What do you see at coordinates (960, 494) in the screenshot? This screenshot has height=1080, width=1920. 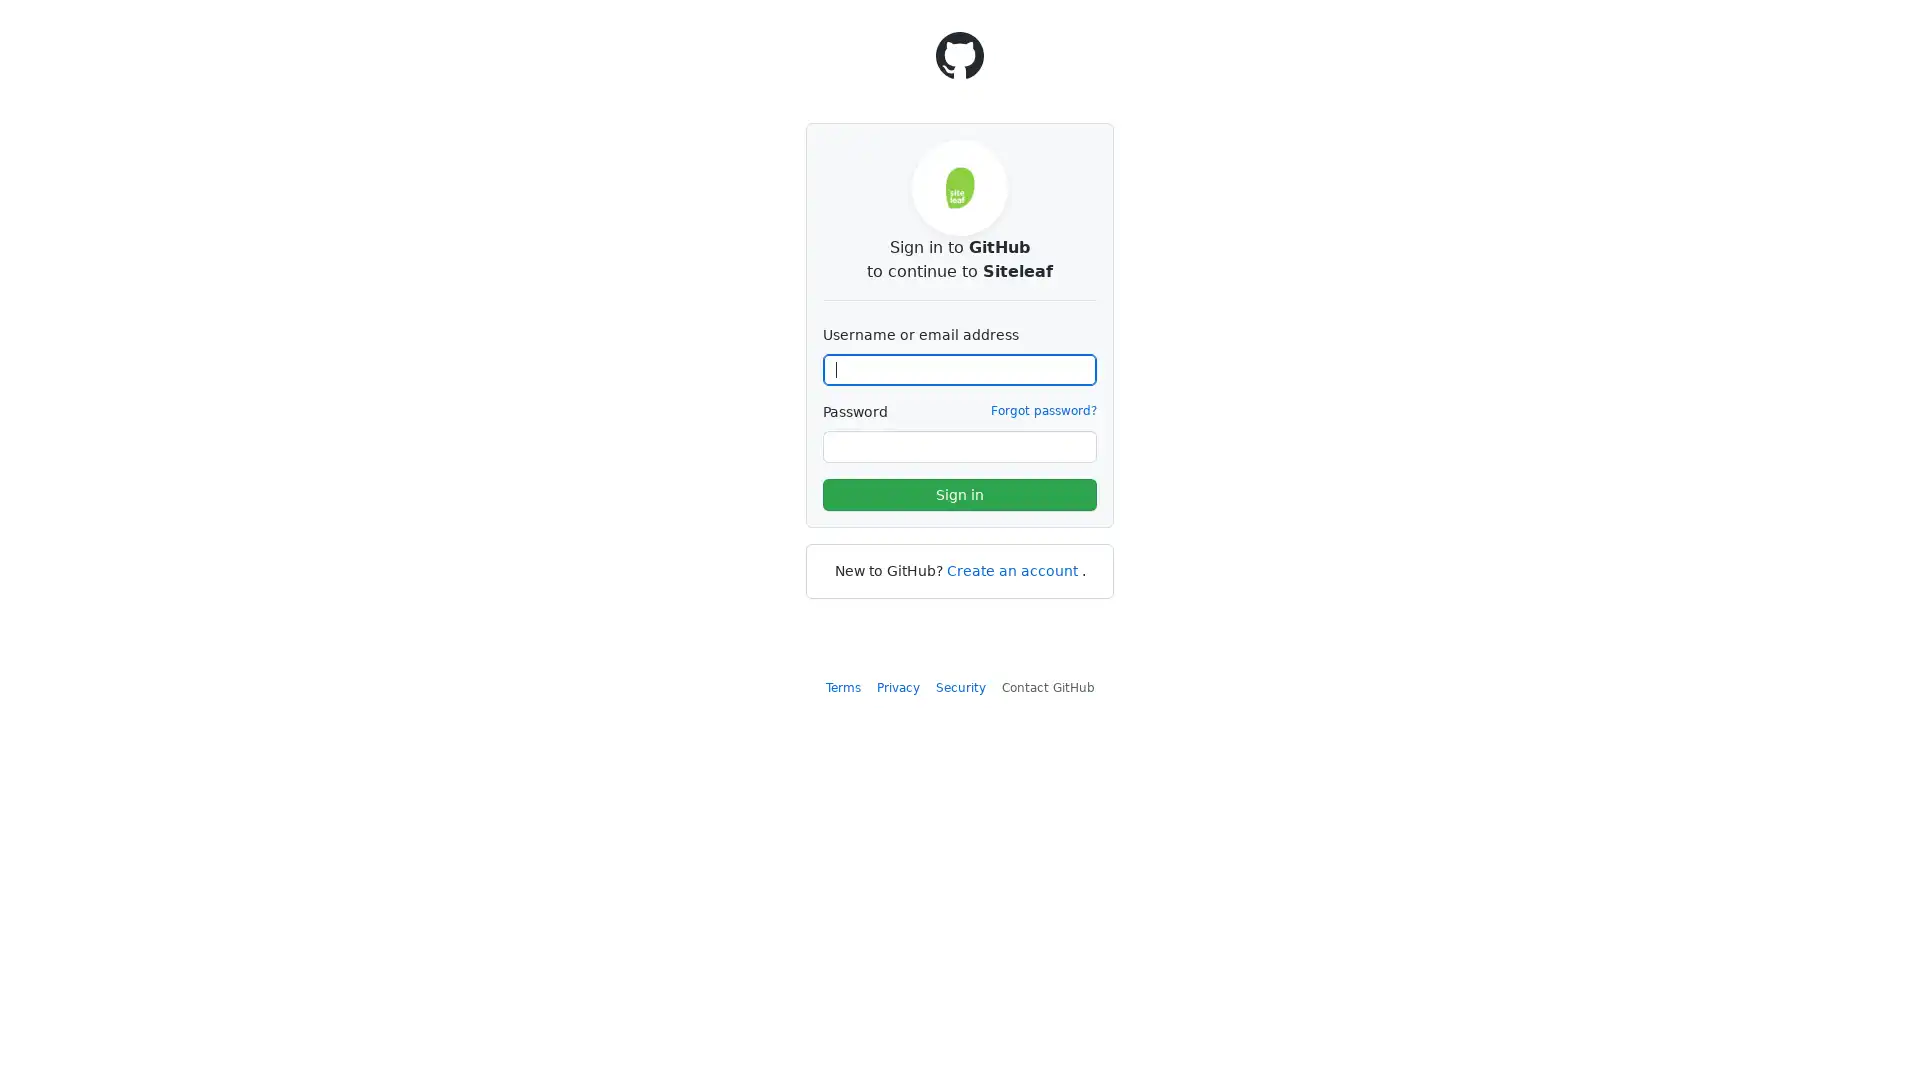 I see `Sign in` at bounding box center [960, 494].